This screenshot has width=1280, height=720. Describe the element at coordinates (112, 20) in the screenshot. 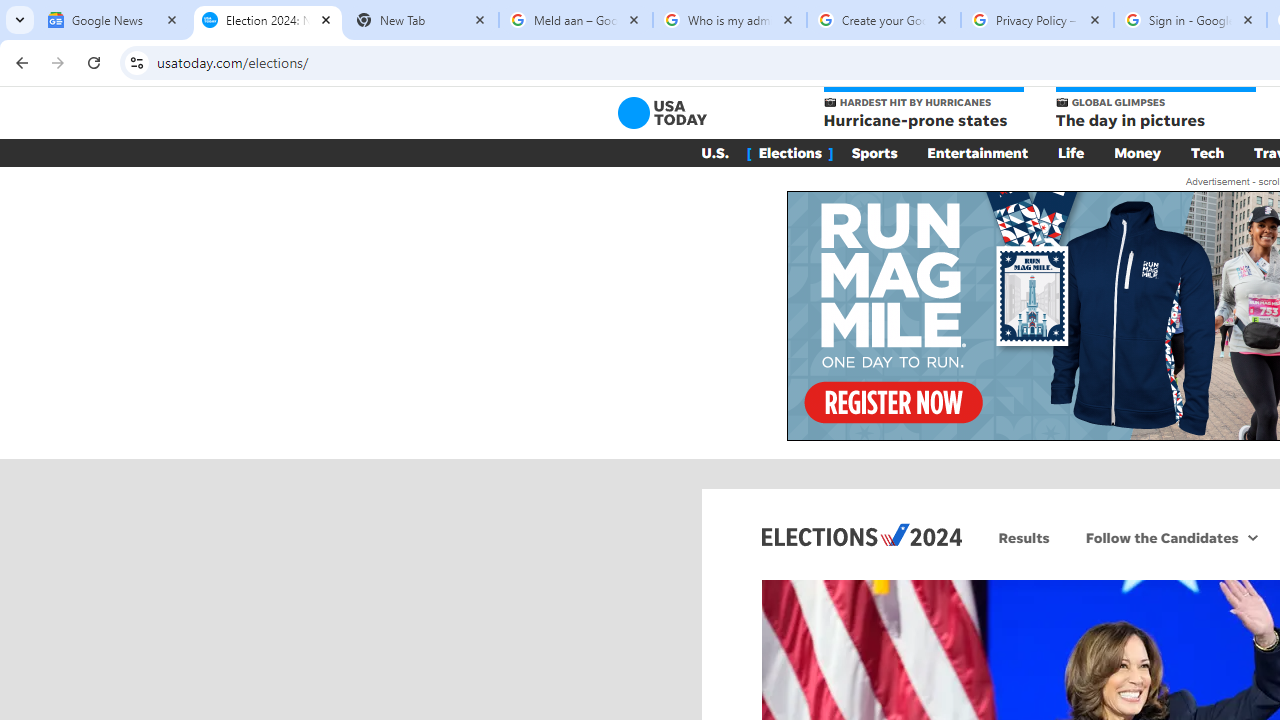

I see `'Google News'` at that location.